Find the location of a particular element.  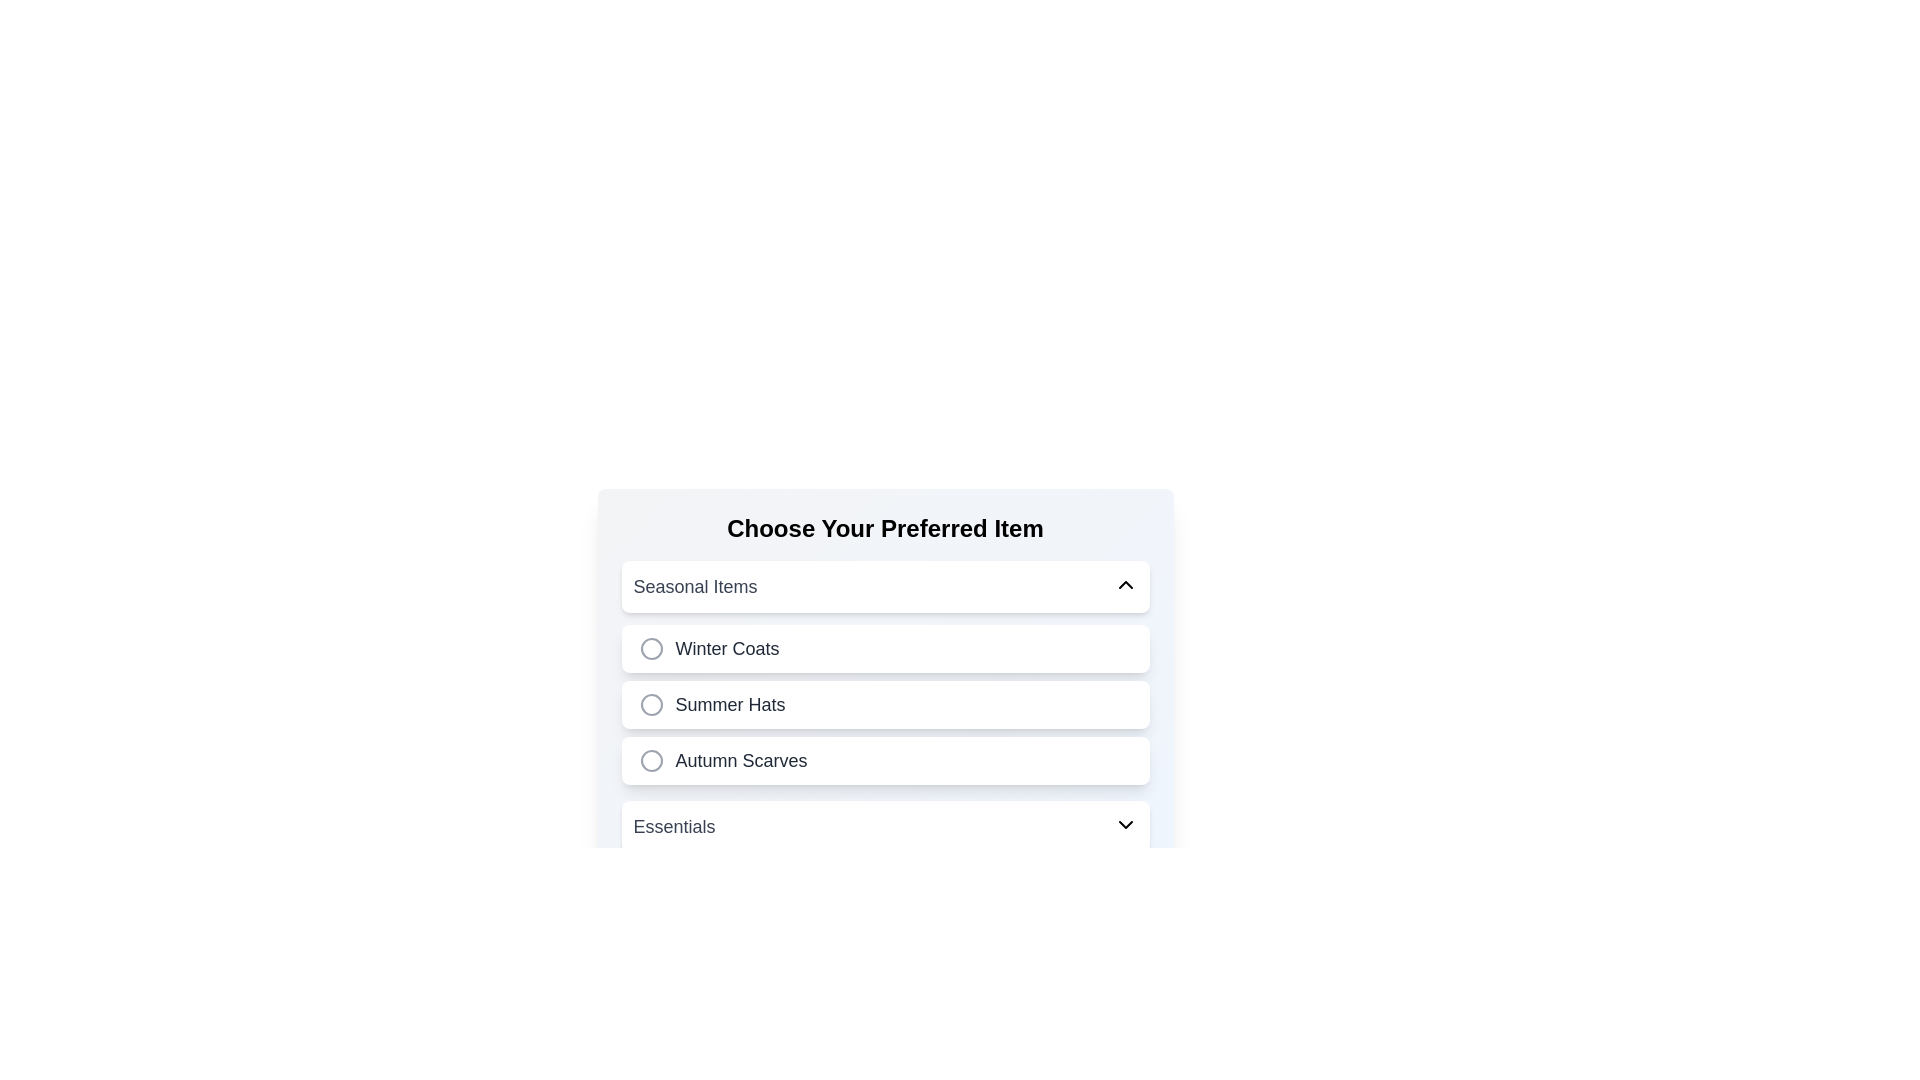

the text label 'Summer Hats' which is styled in bold dark gray and positioned to the right of a circular radio button, located in the list under the heading 'Choose Your Preferred Item.' is located at coordinates (729, 704).